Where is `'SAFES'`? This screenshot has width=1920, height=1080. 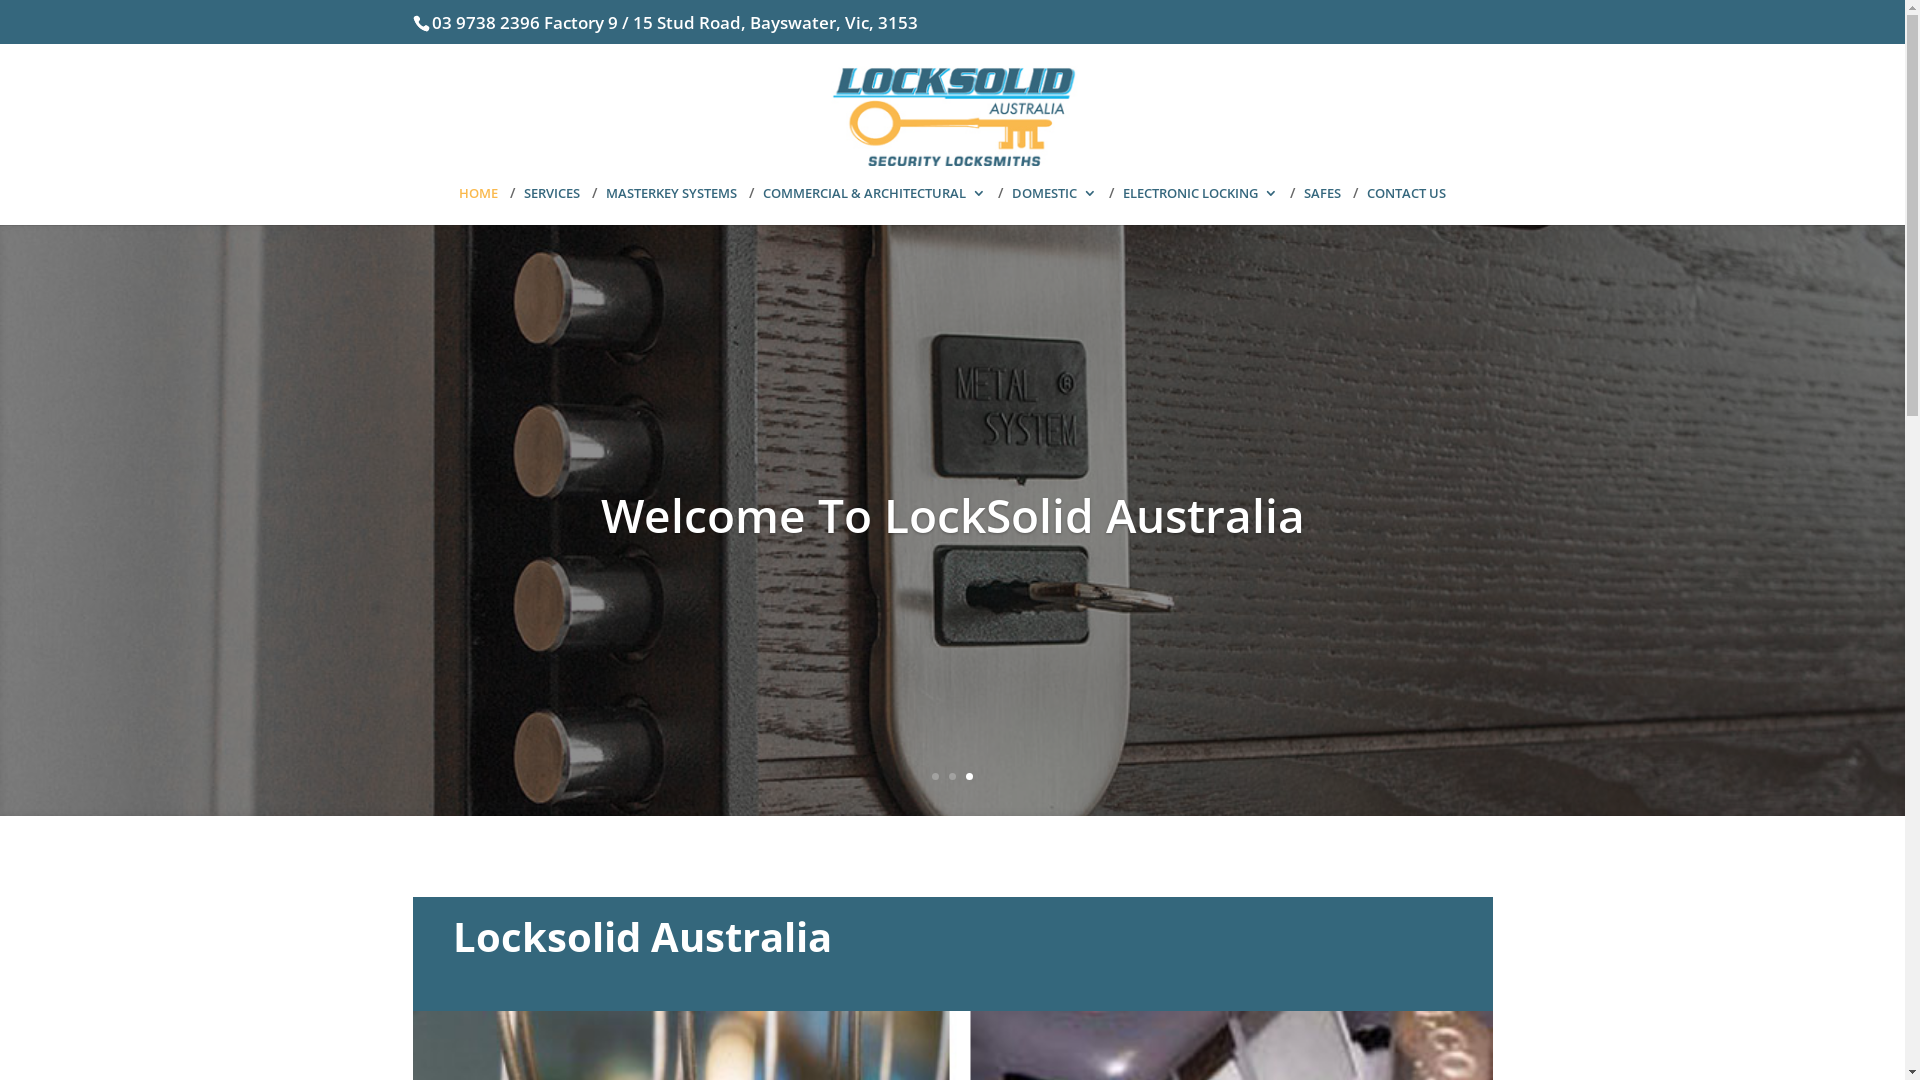 'SAFES' is located at coordinates (1322, 205).